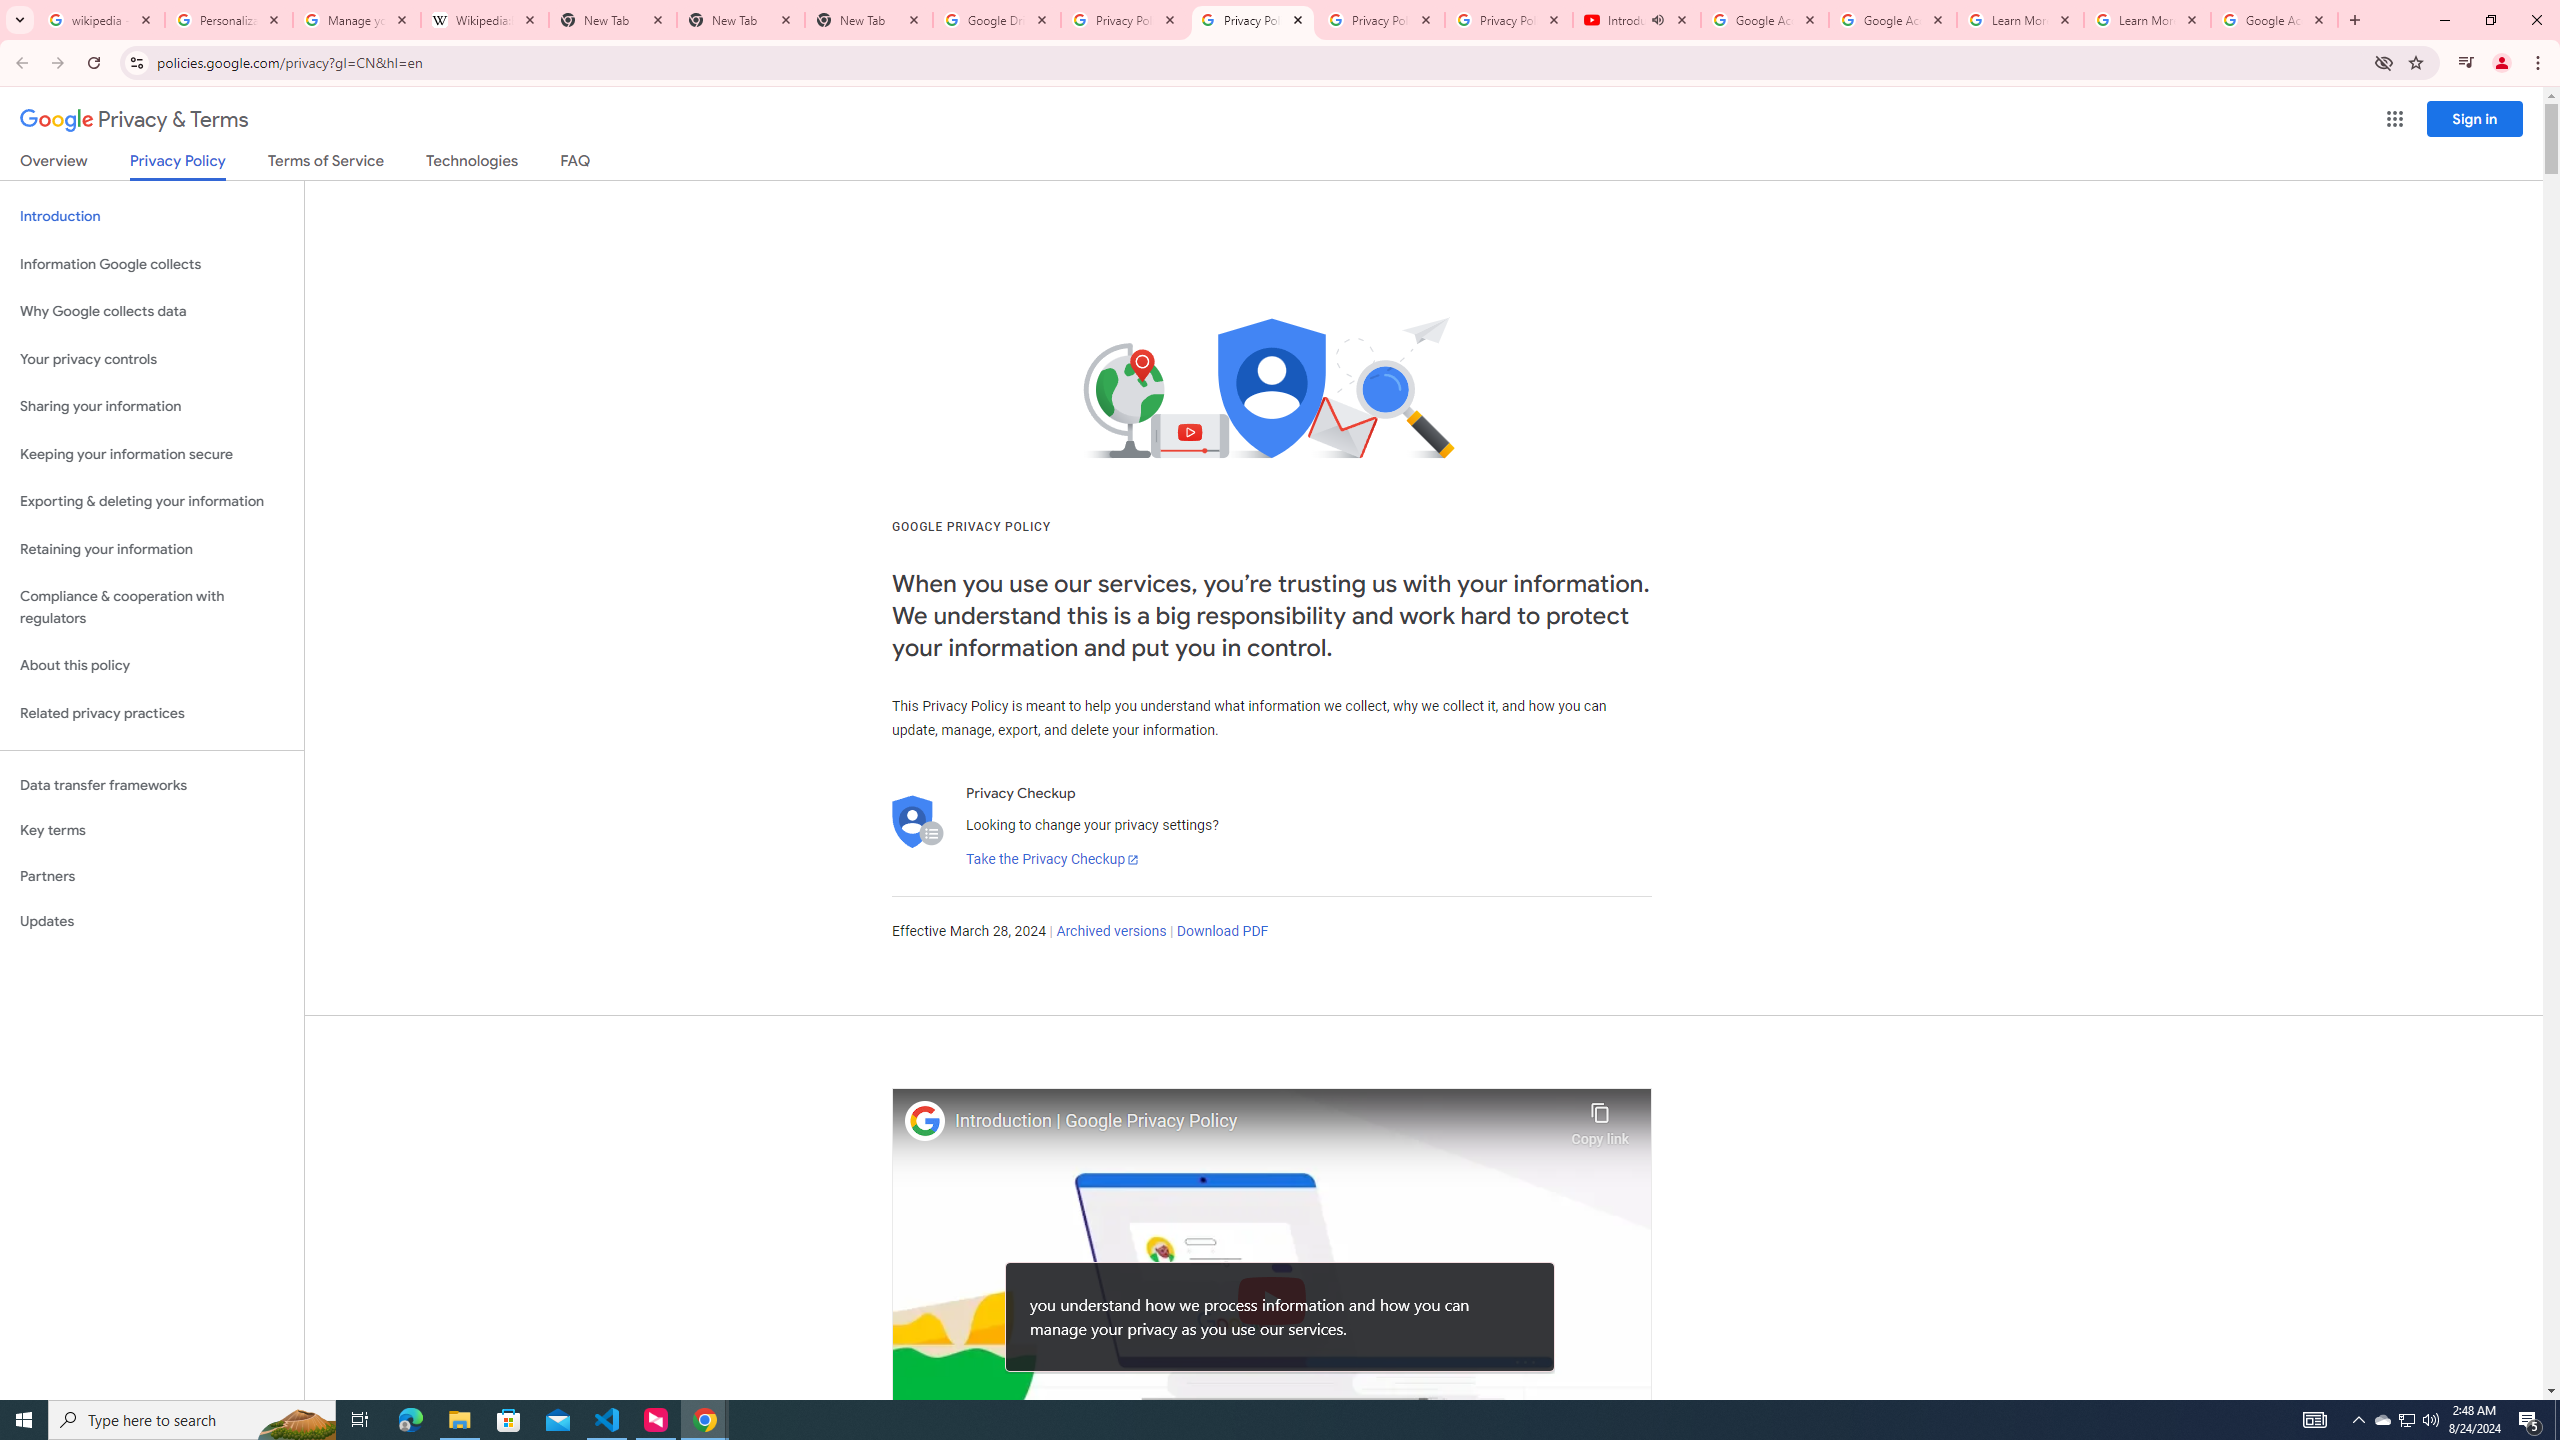 The width and height of the screenshot is (2560, 1440). What do you see at coordinates (1271, 1299) in the screenshot?
I see `'Play'` at bounding box center [1271, 1299].